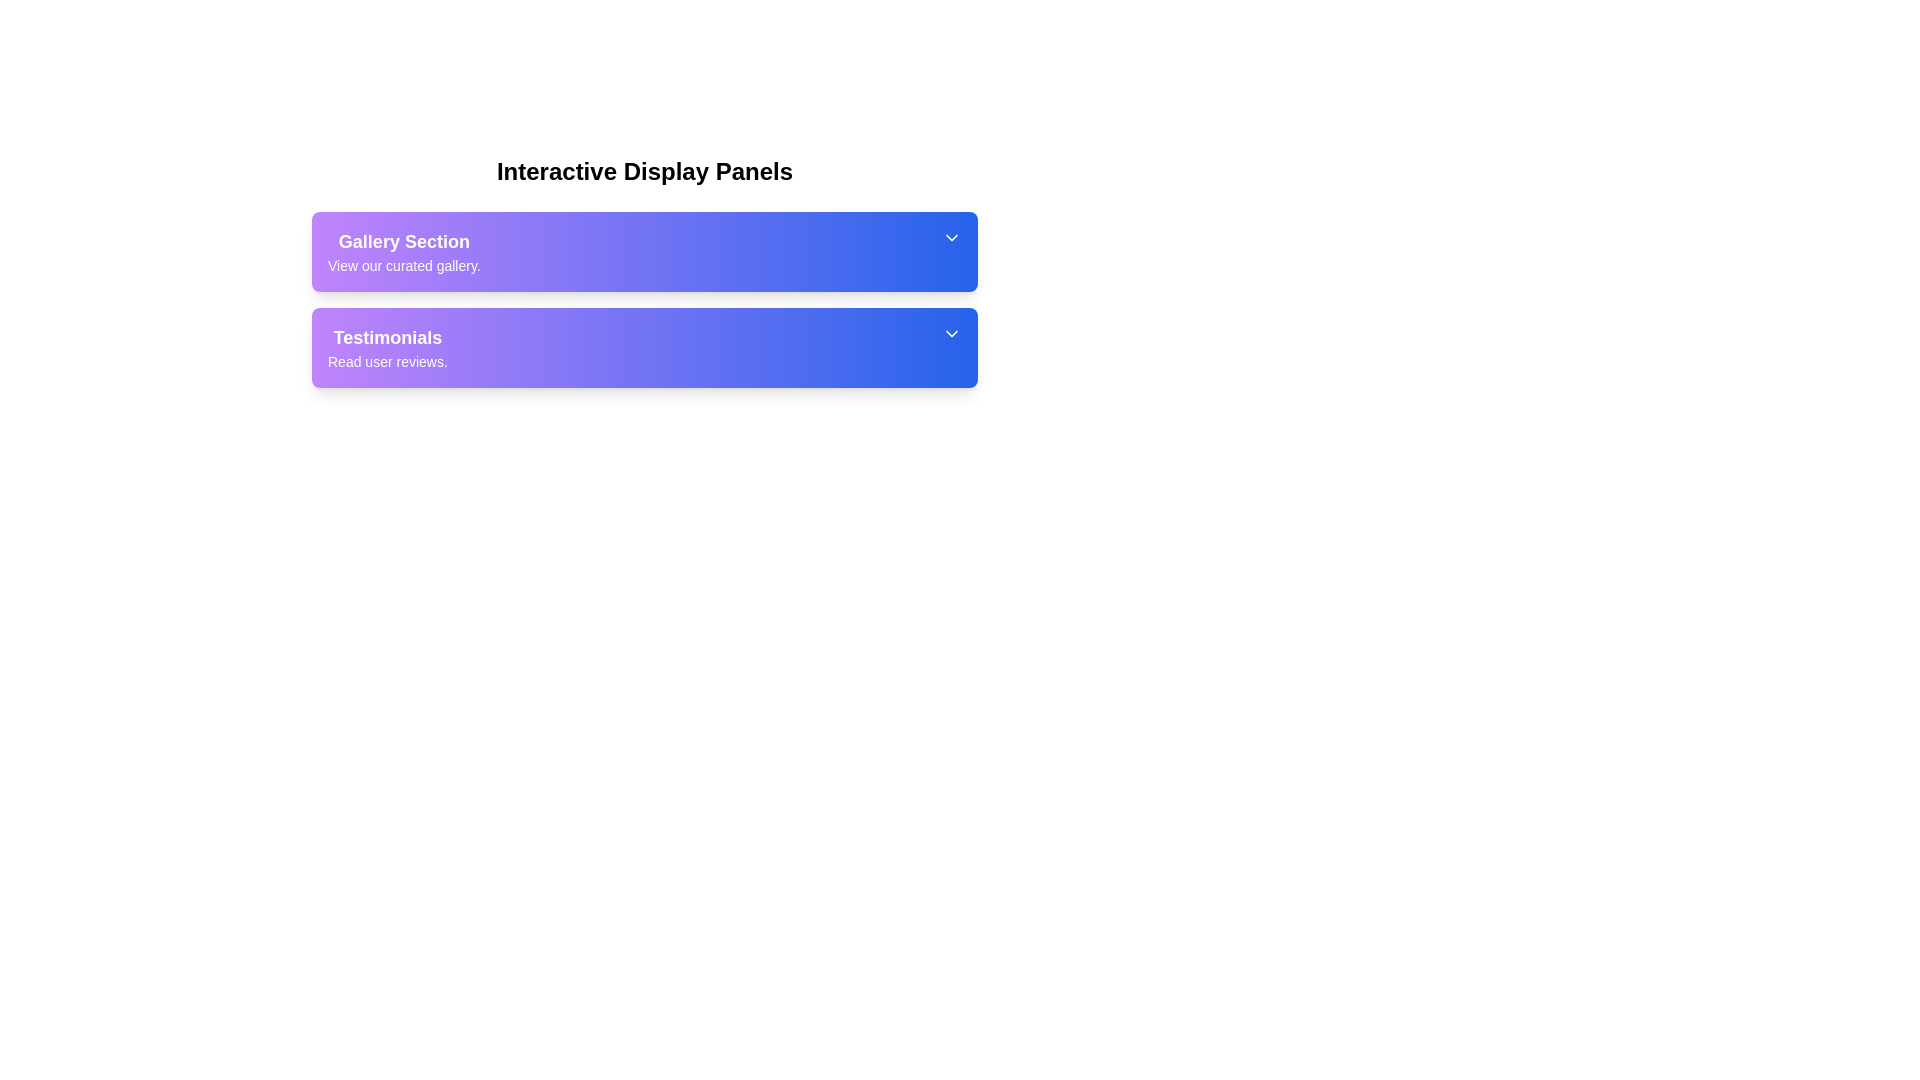 Image resolution: width=1920 pixels, height=1080 pixels. I want to click on the text label displaying 'View our curated gallery.' which is located beneath the 'Gallery Section' text within a purple gradient background, so click(403, 265).